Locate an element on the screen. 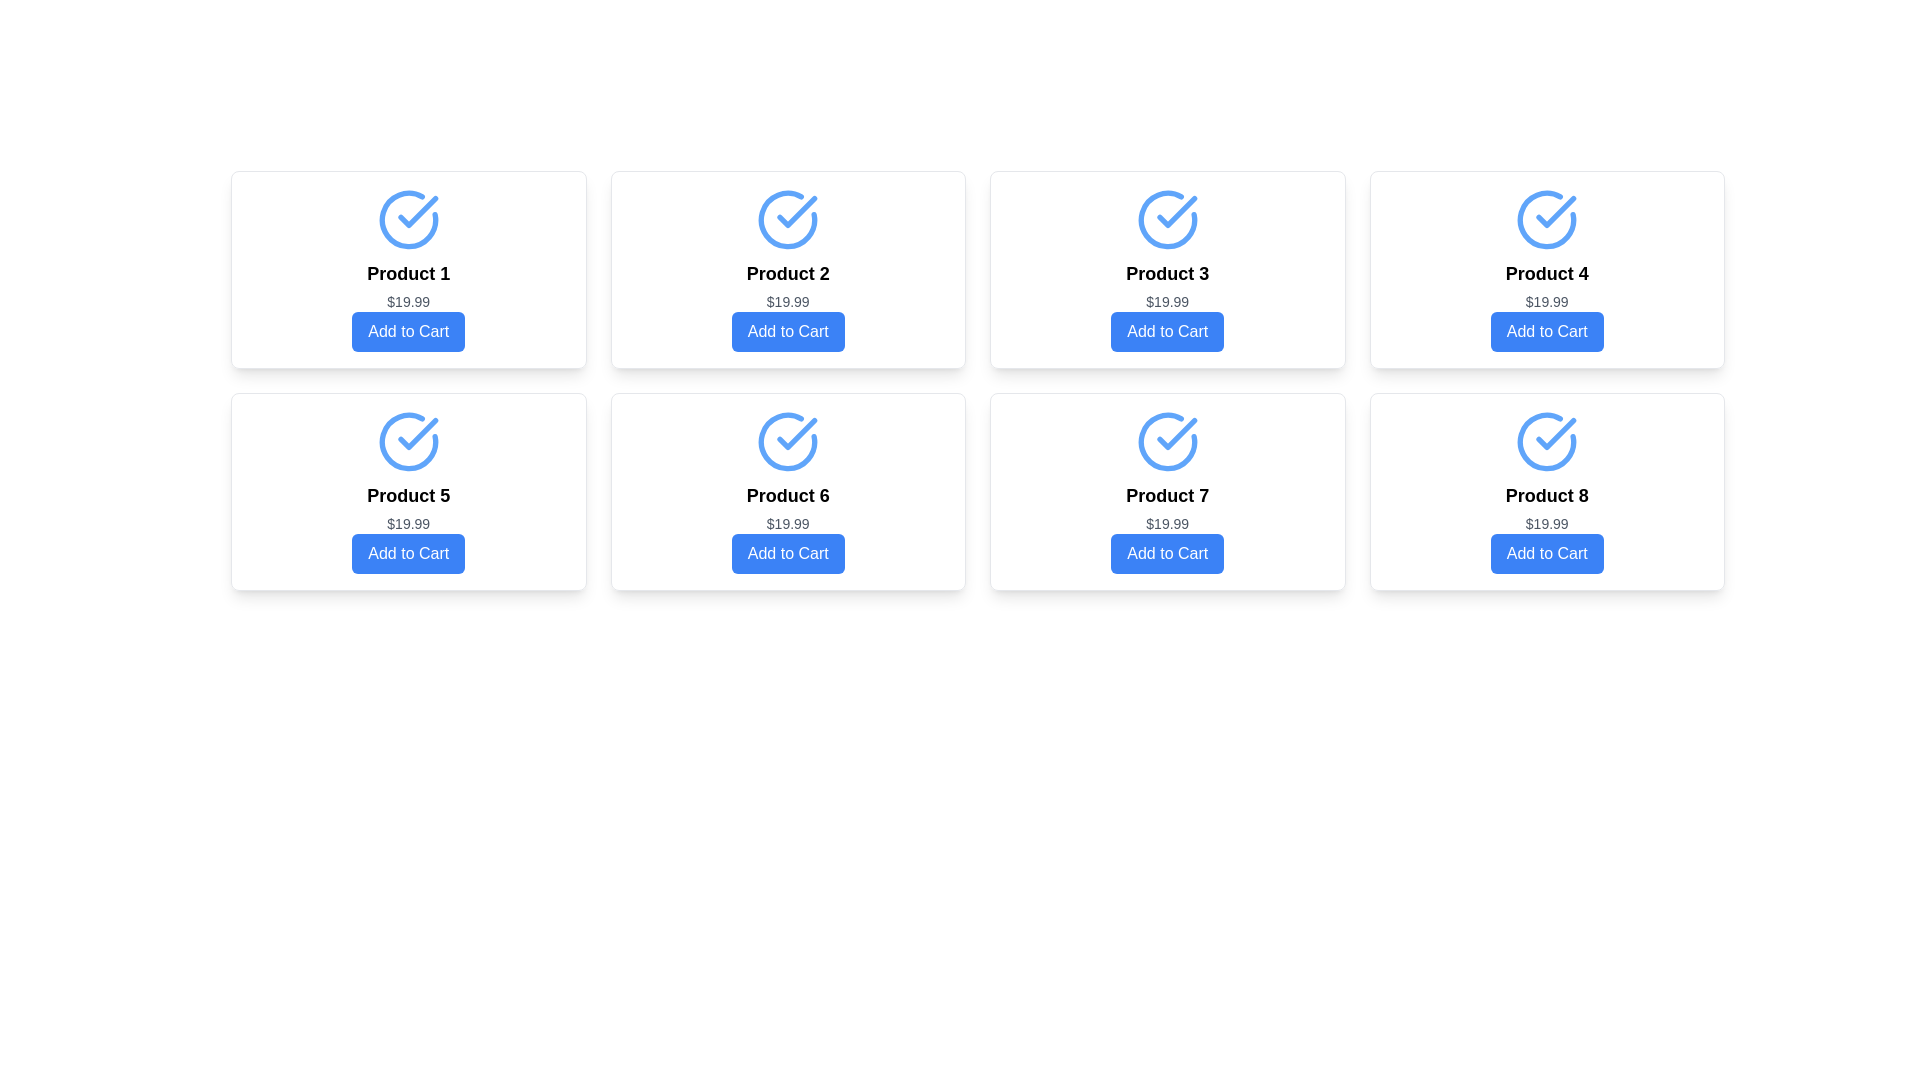  the verification icon located at the top of the 'Product 8' card, which indicates selection or completion status is located at coordinates (1546, 441).